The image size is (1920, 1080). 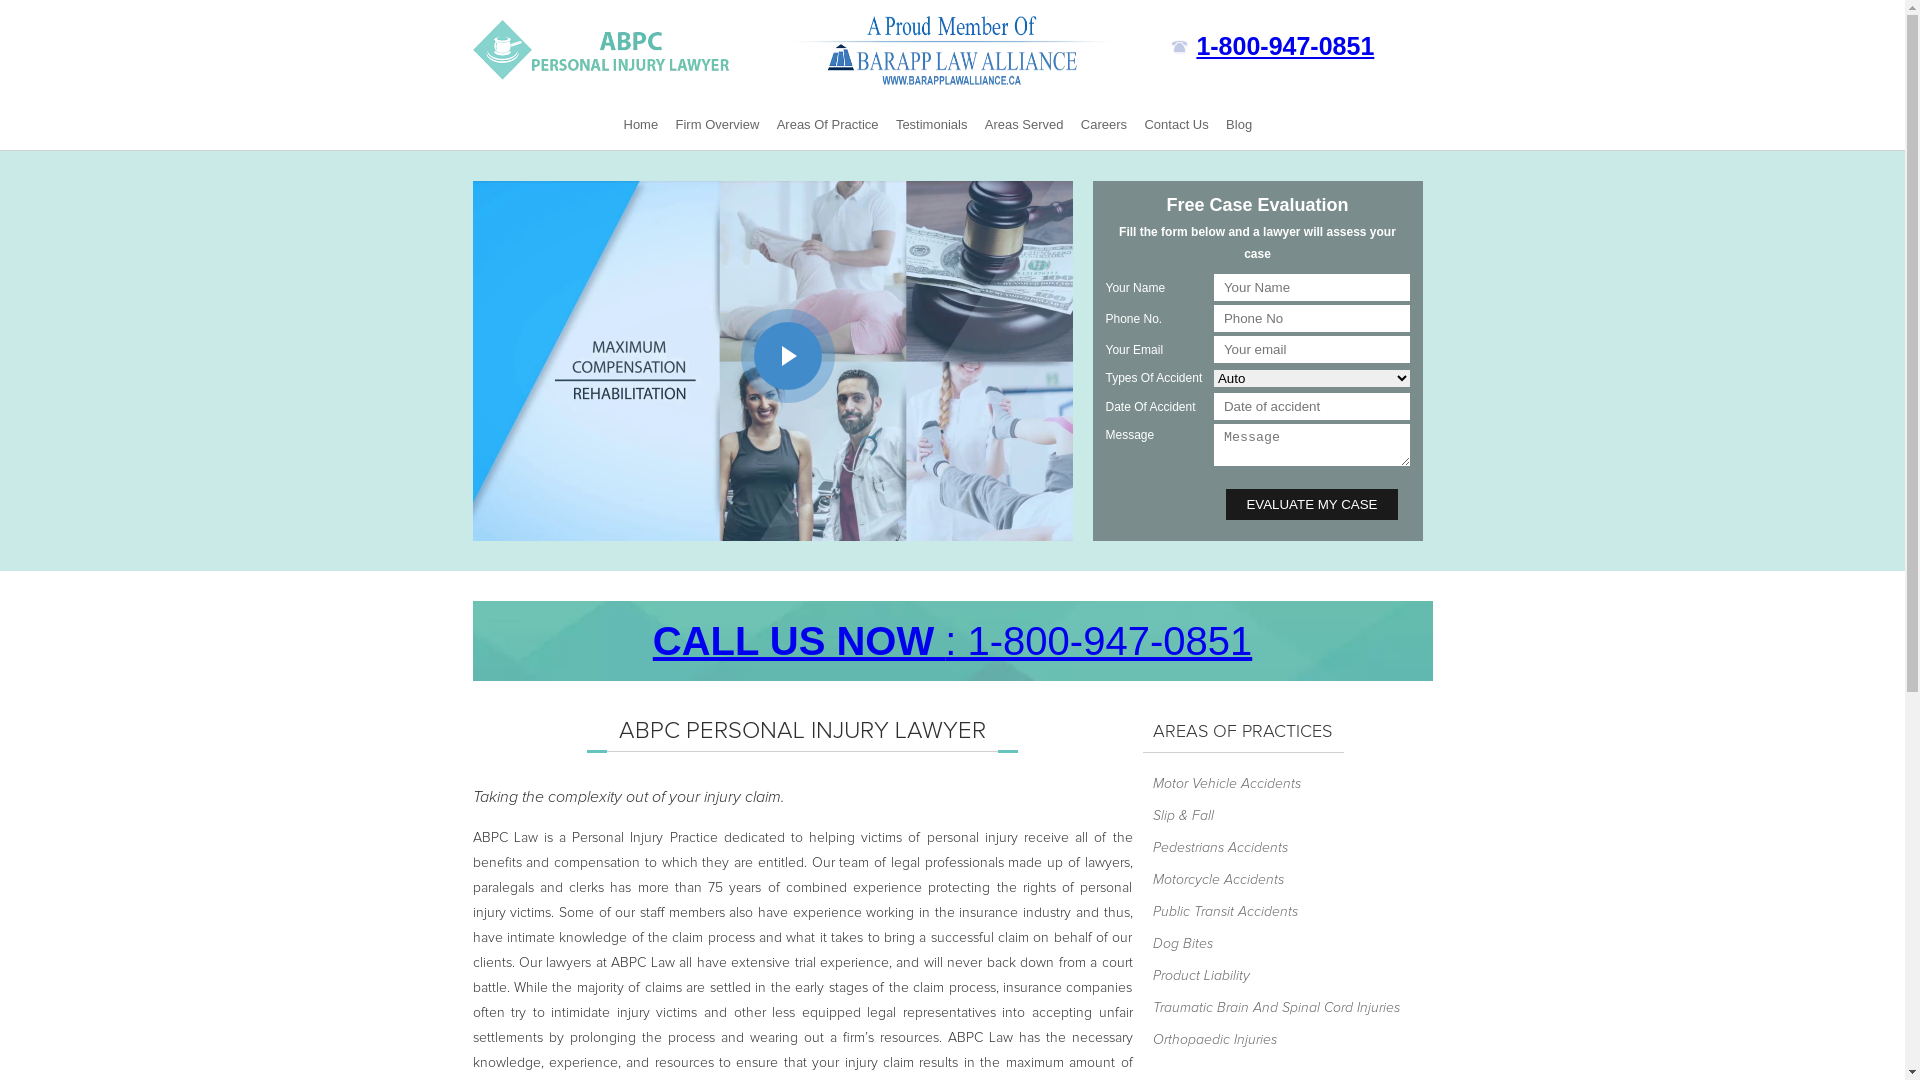 What do you see at coordinates (1275, 782) in the screenshot?
I see `'Motor Vehicle Accidents'` at bounding box center [1275, 782].